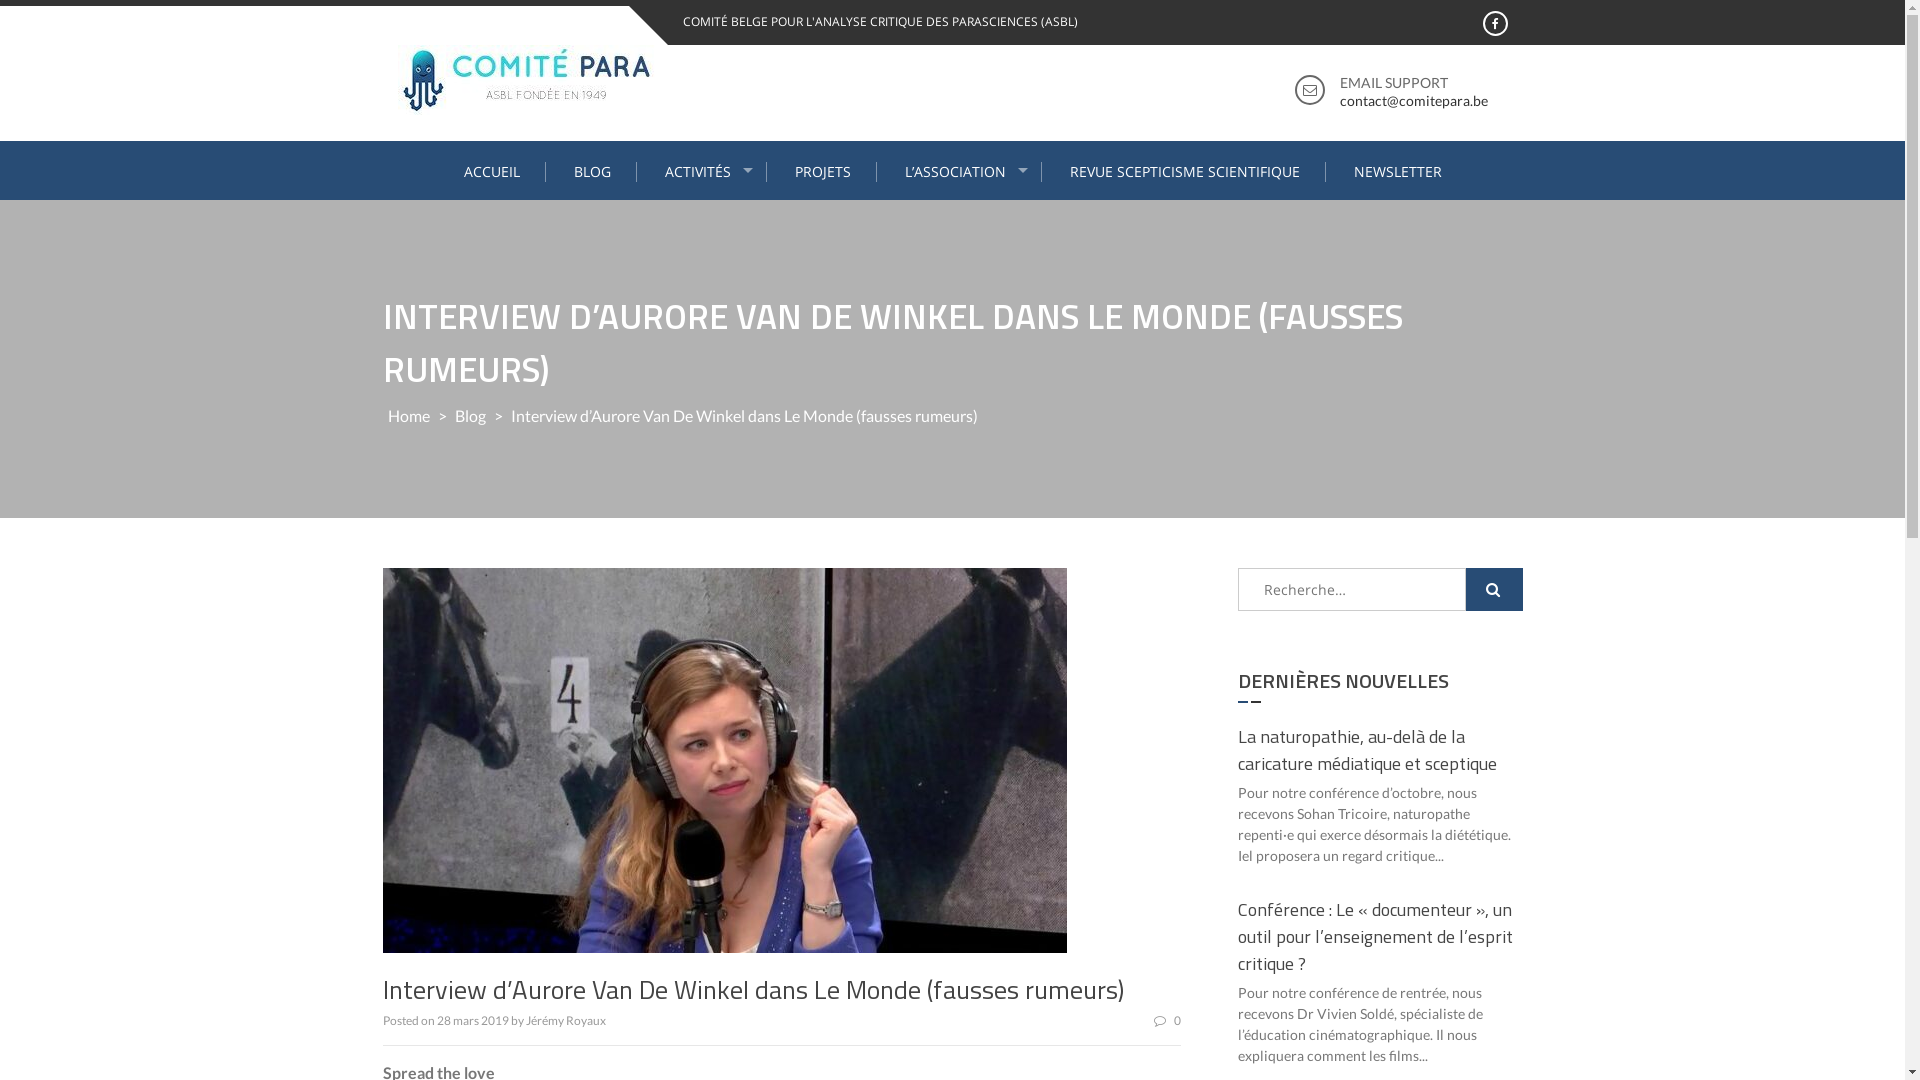  Describe the element at coordinates (1184, 171) in the screenshot. I see `'REVUE SCEPTICISME SCIENTIFIQUE'` at that location.